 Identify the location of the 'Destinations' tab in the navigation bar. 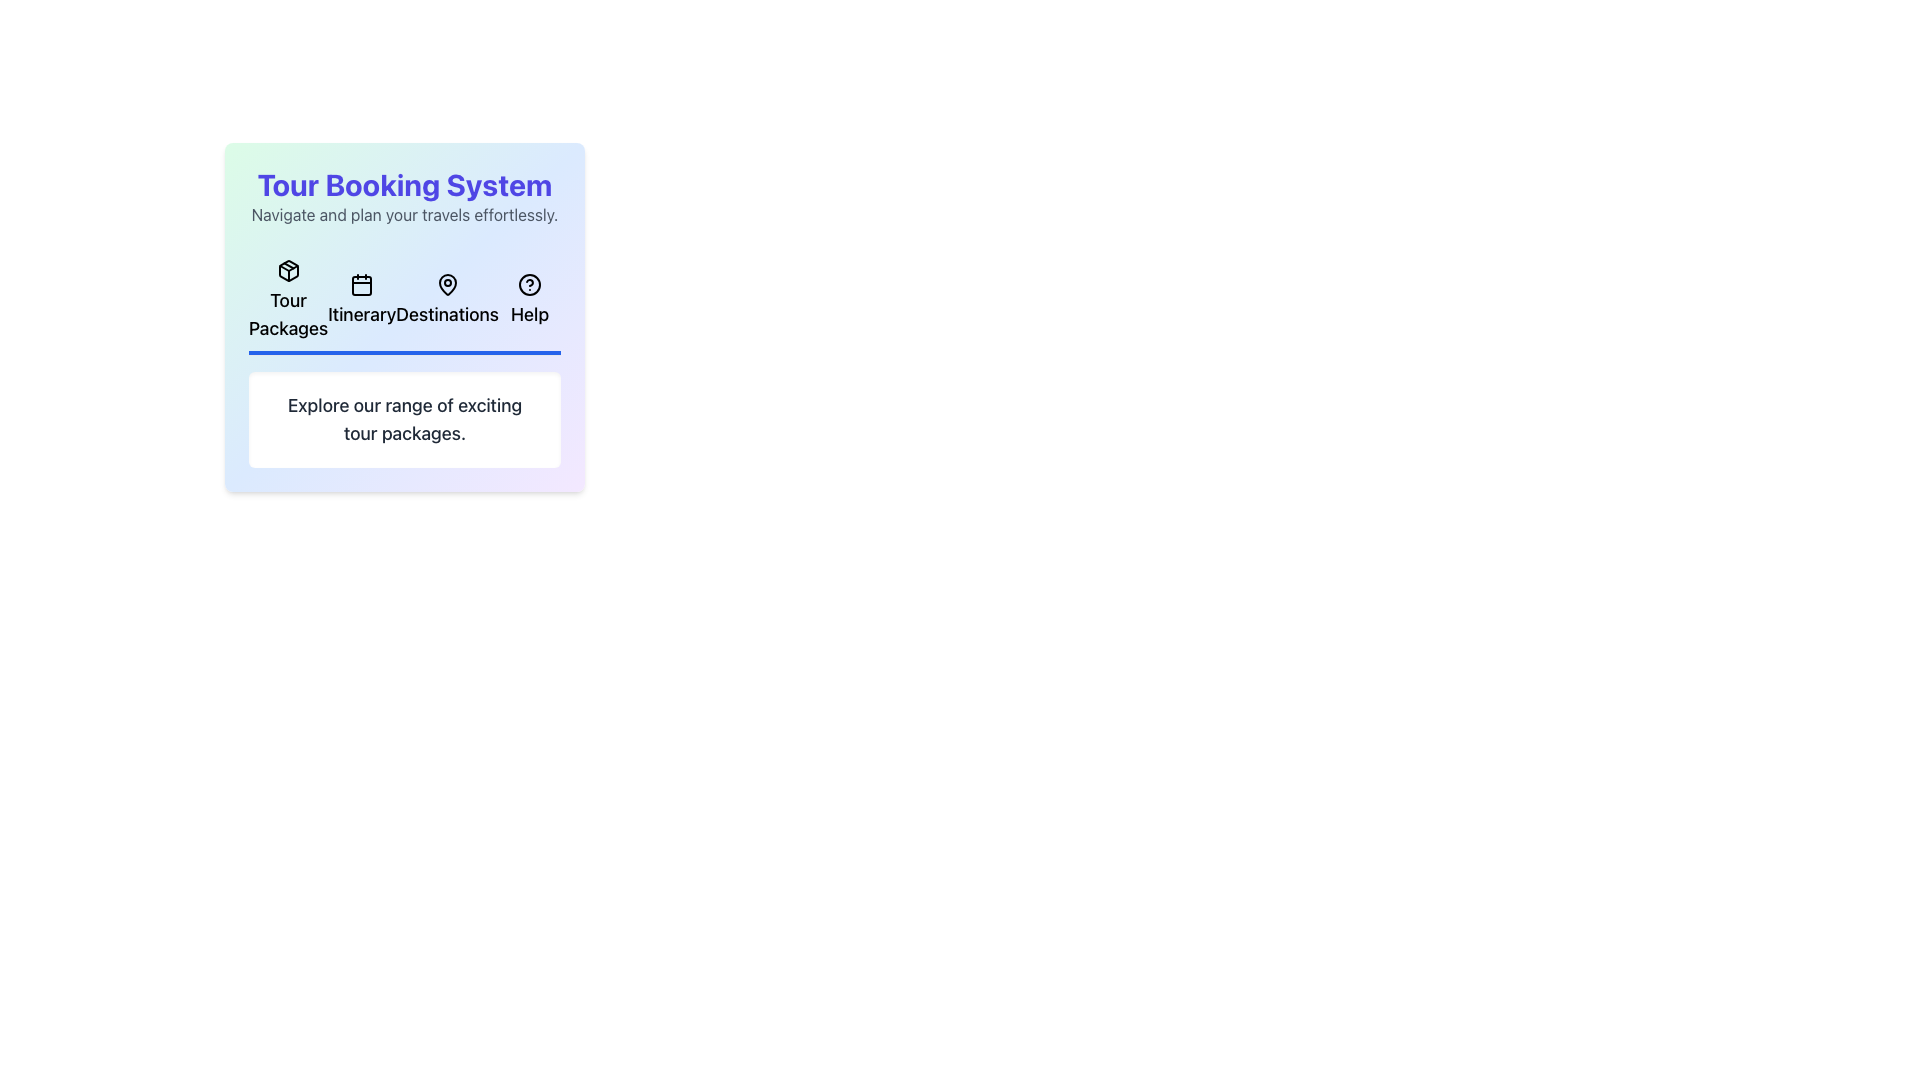
(446, 303).